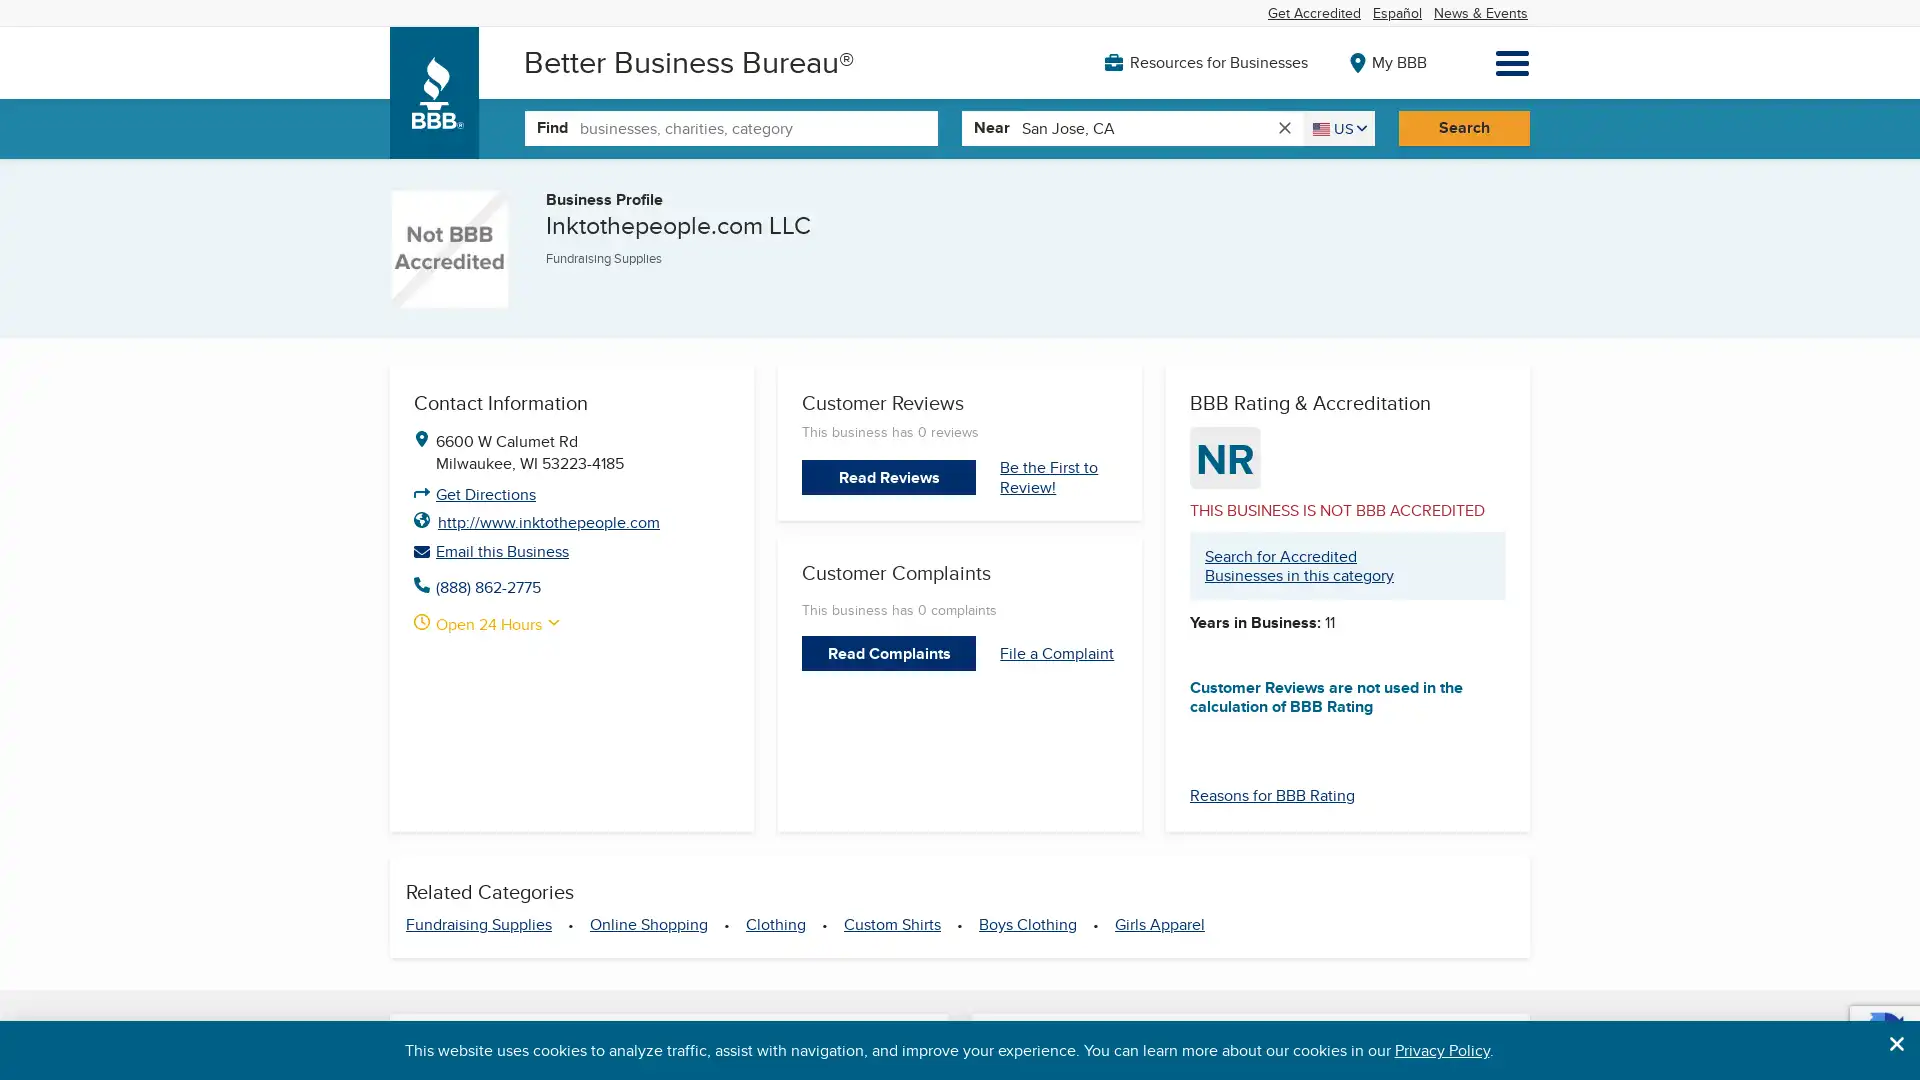  I want to click on Search, so click(1463, 127).